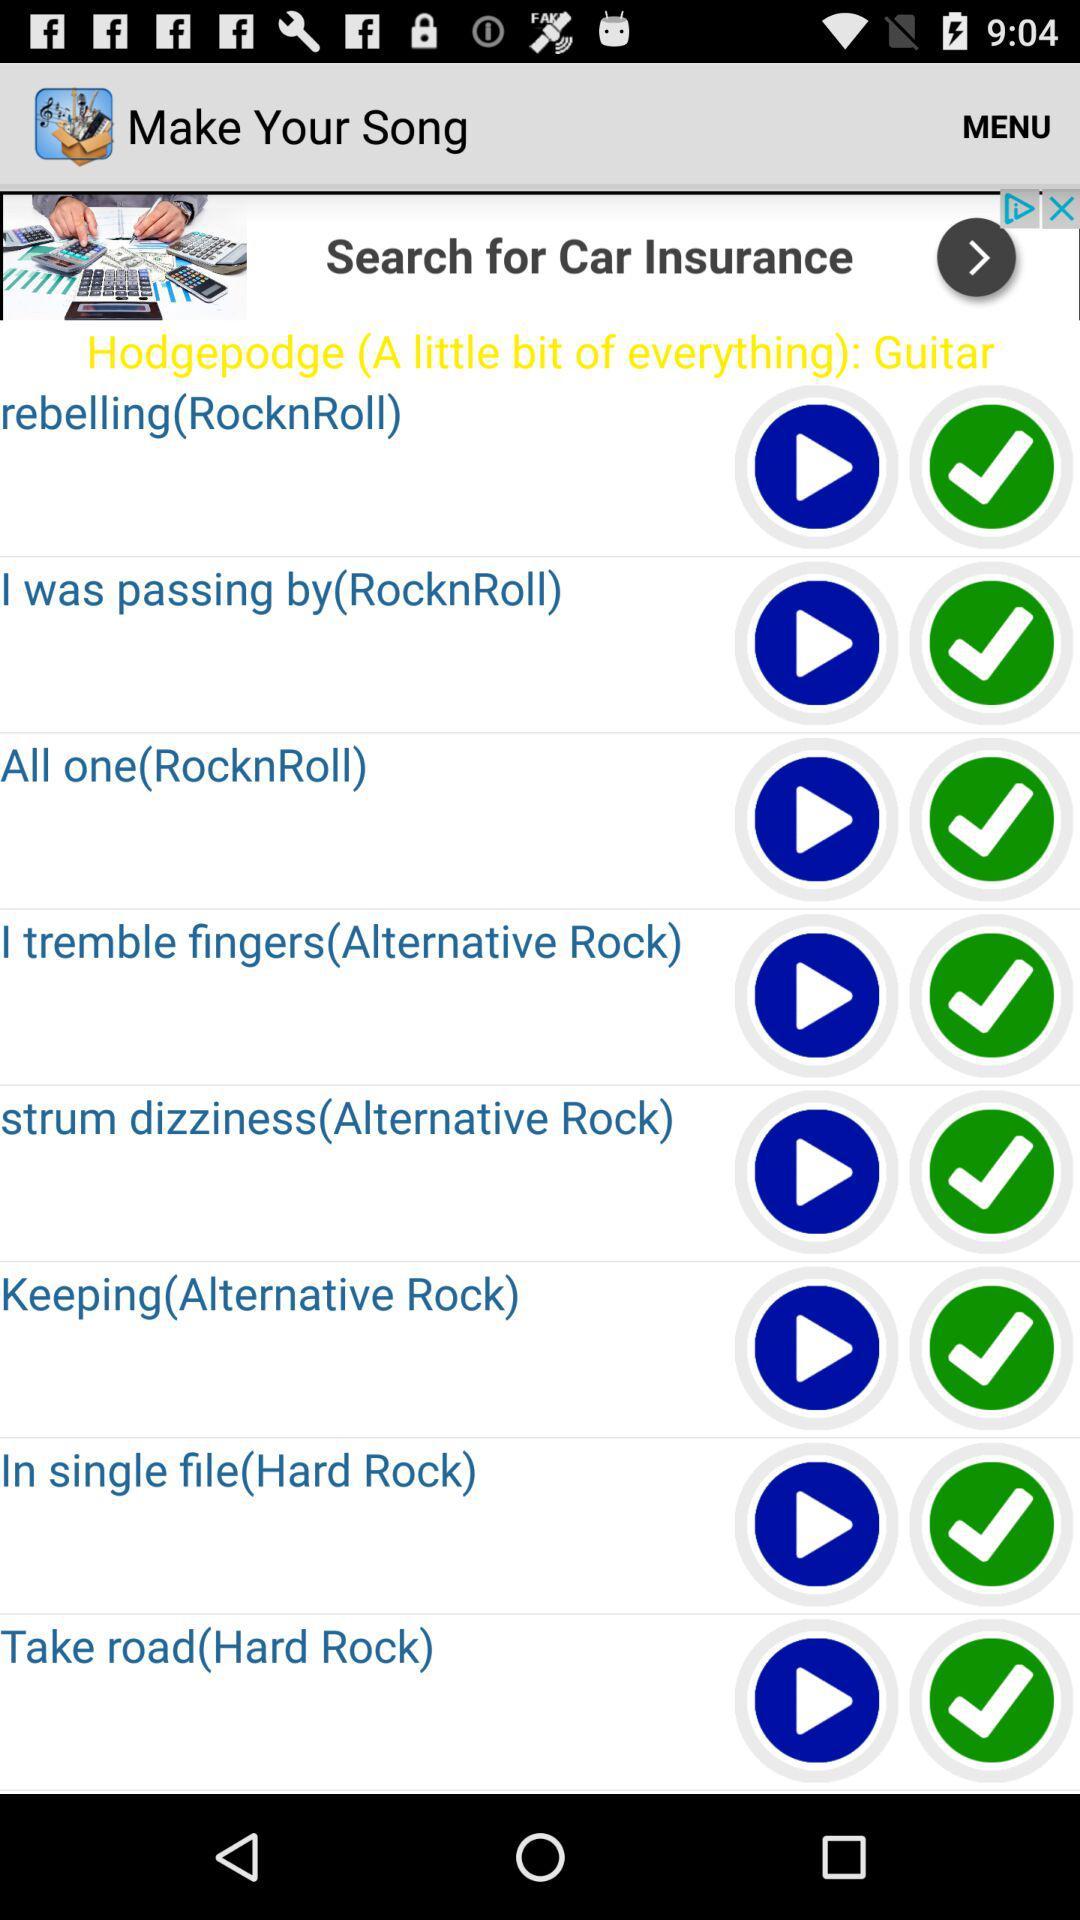  What do you see at coordinates (992, 1524) in the screenshot?
I see `check box` at bounding box center [992, 1524].